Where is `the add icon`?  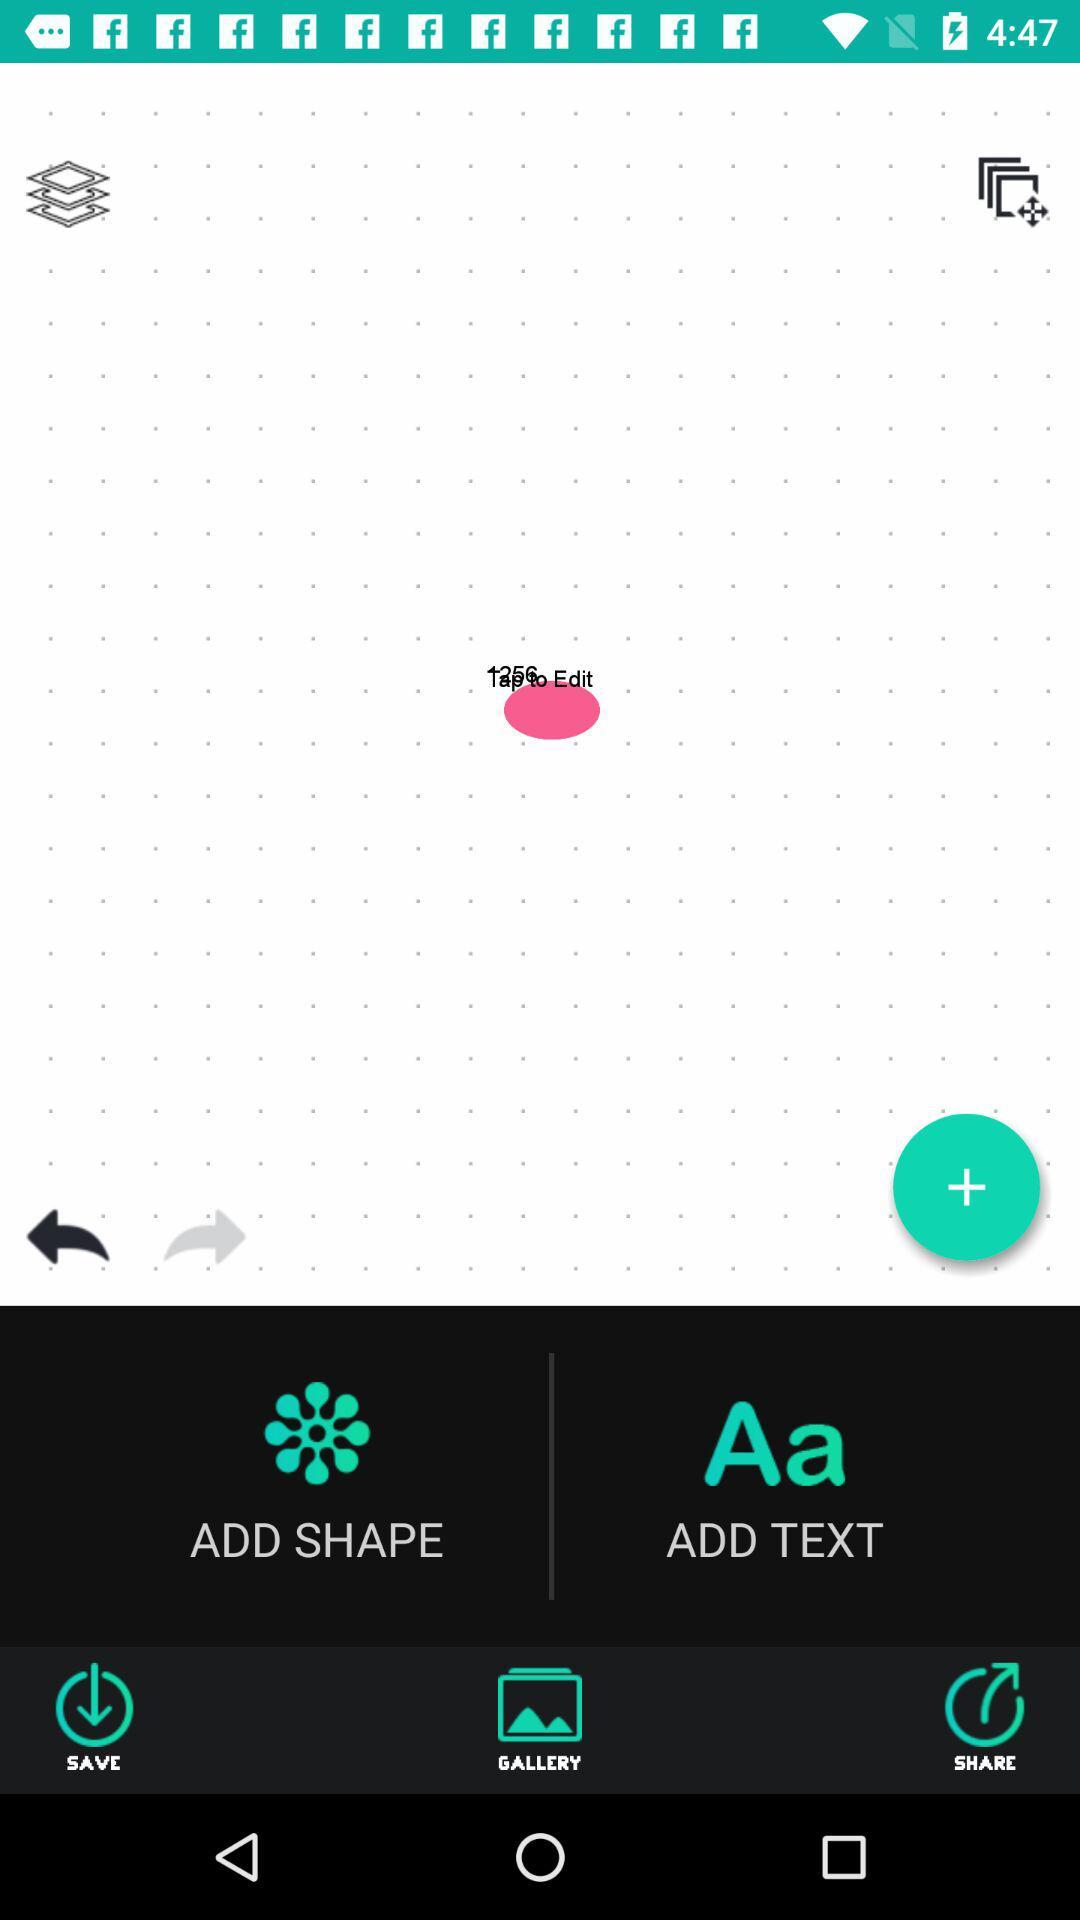
the add icon is located at coordinates (965, 1187).